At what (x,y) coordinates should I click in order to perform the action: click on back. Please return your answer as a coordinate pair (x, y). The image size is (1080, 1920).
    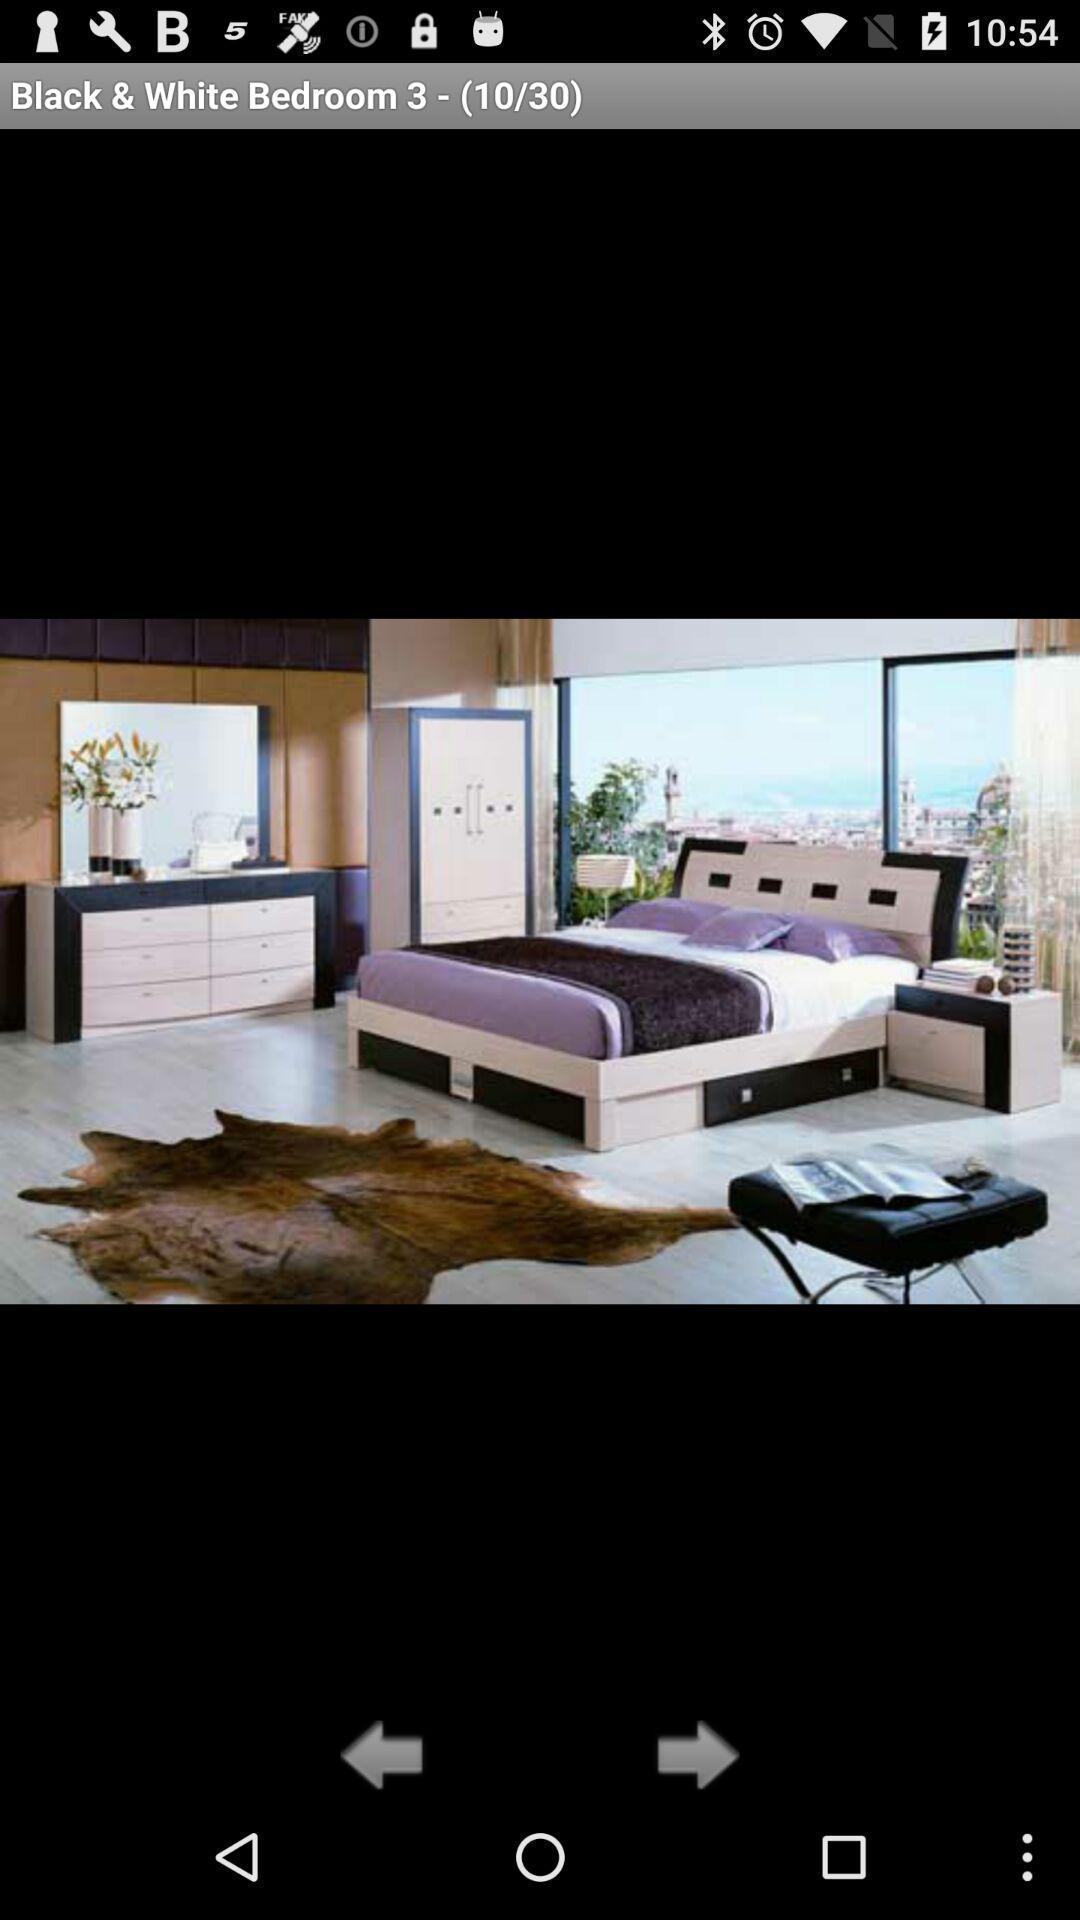
    Looking at the image, I should click on (387, 1756).